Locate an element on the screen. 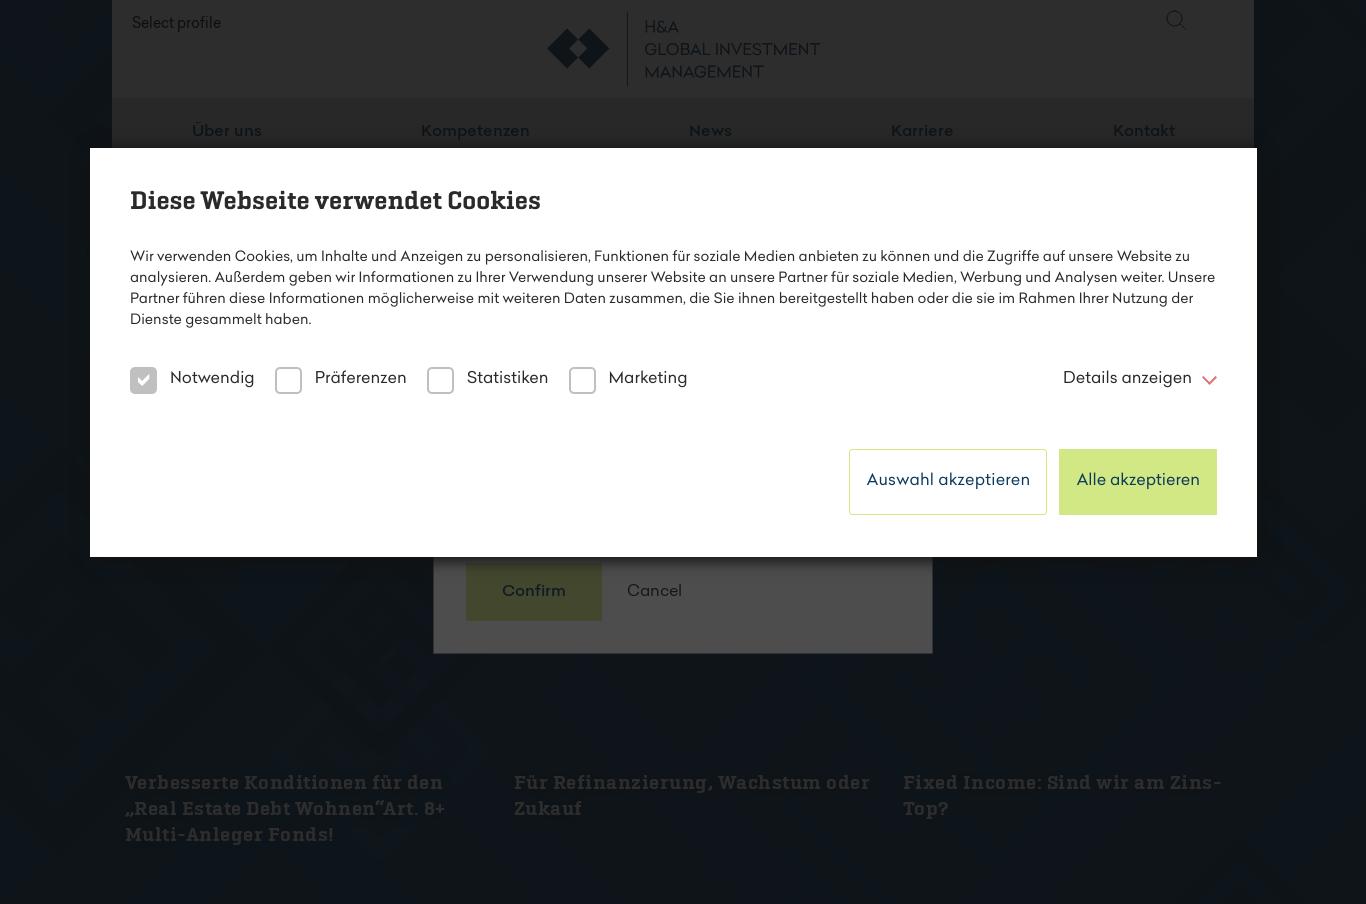 This screenshot has height=904, width=1366. 'de' is located at coordinates (1214, 70).